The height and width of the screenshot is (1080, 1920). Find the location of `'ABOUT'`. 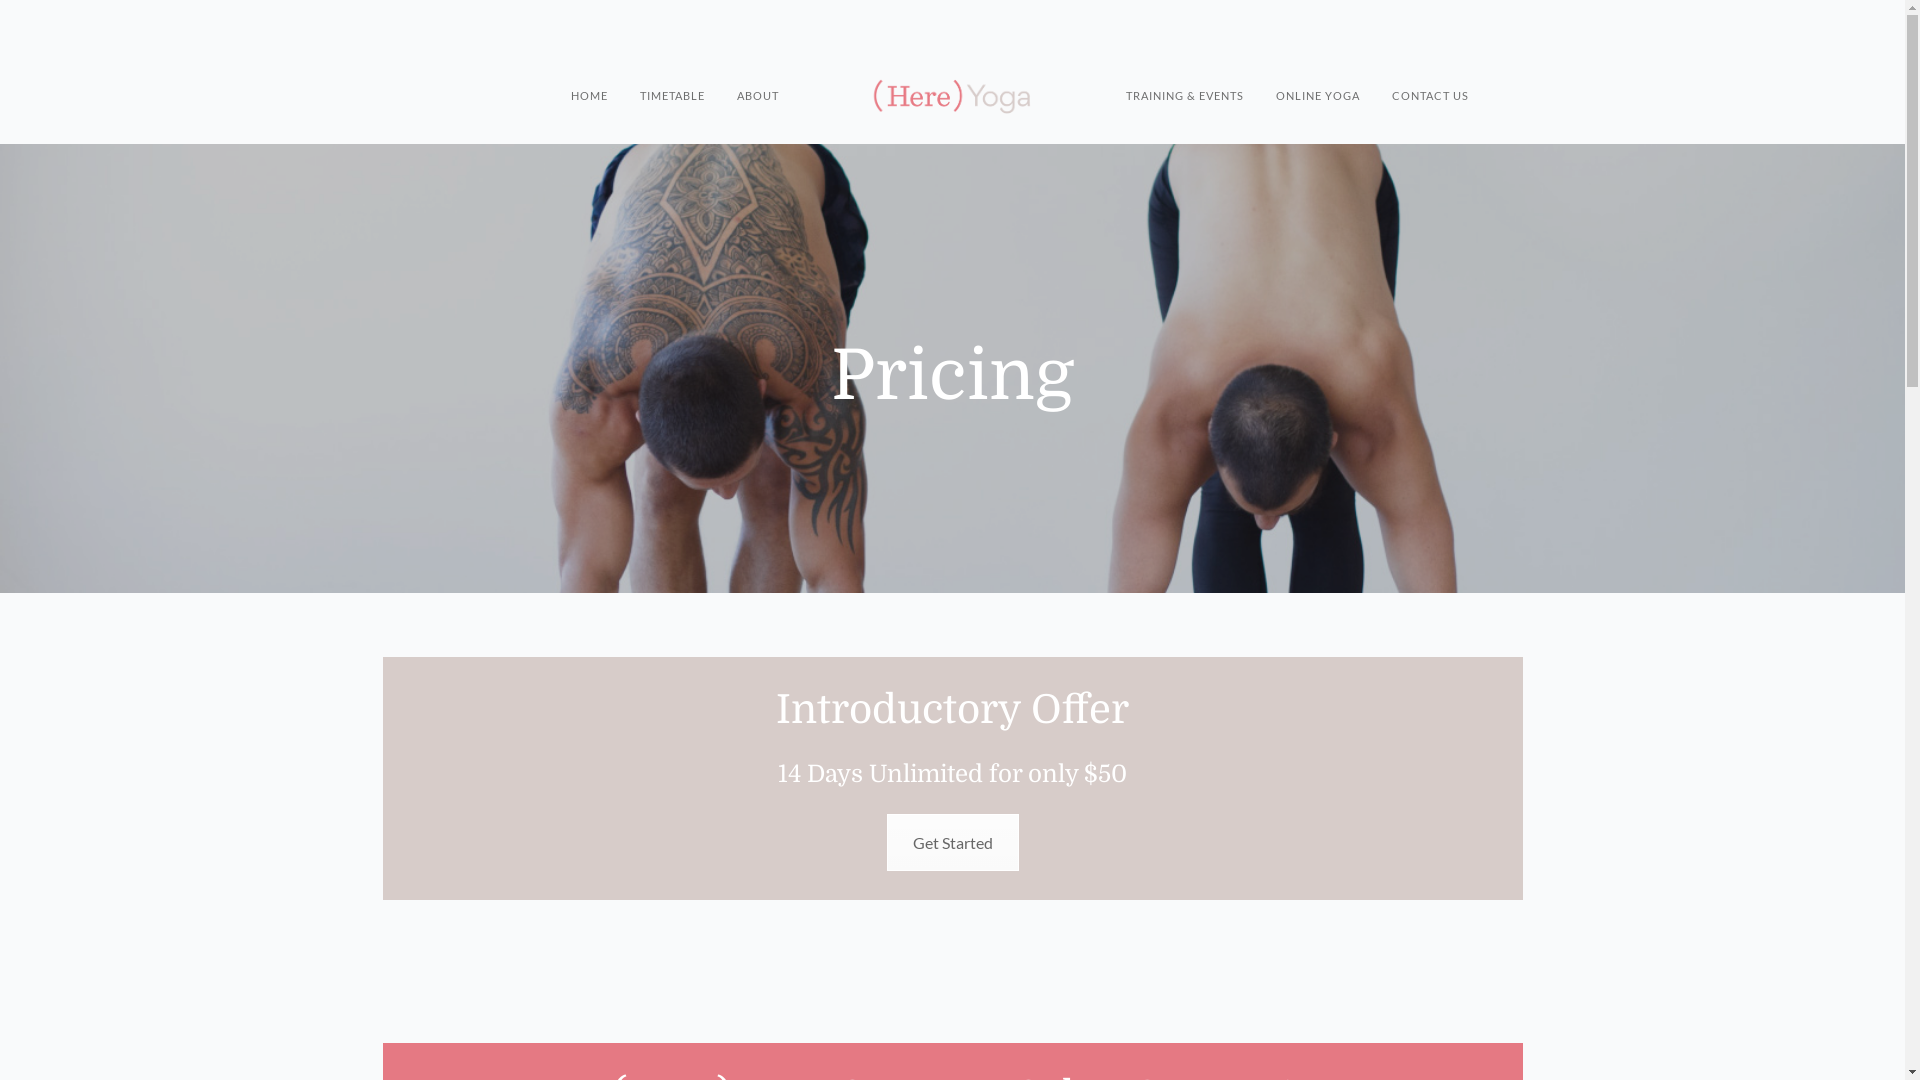

'ABOUT' is located at coordinates (736, 75).